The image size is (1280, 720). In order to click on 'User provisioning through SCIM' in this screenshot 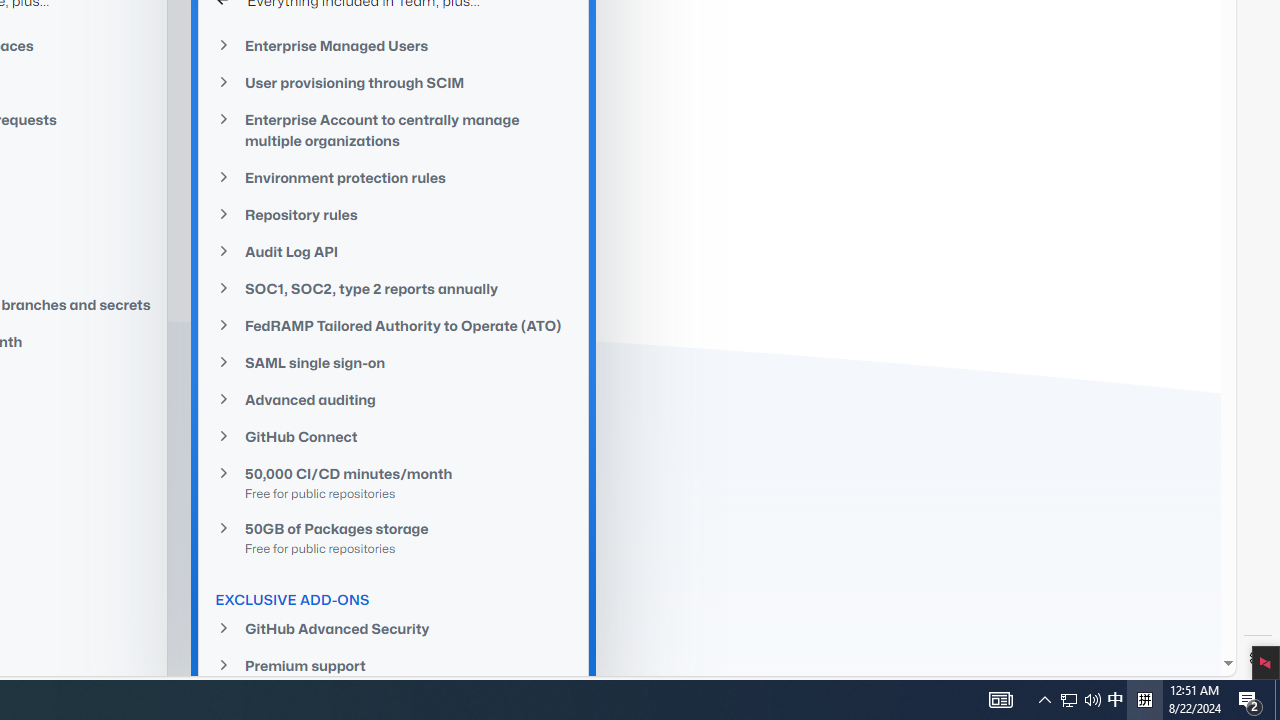, I will do `click(394, 81)`.